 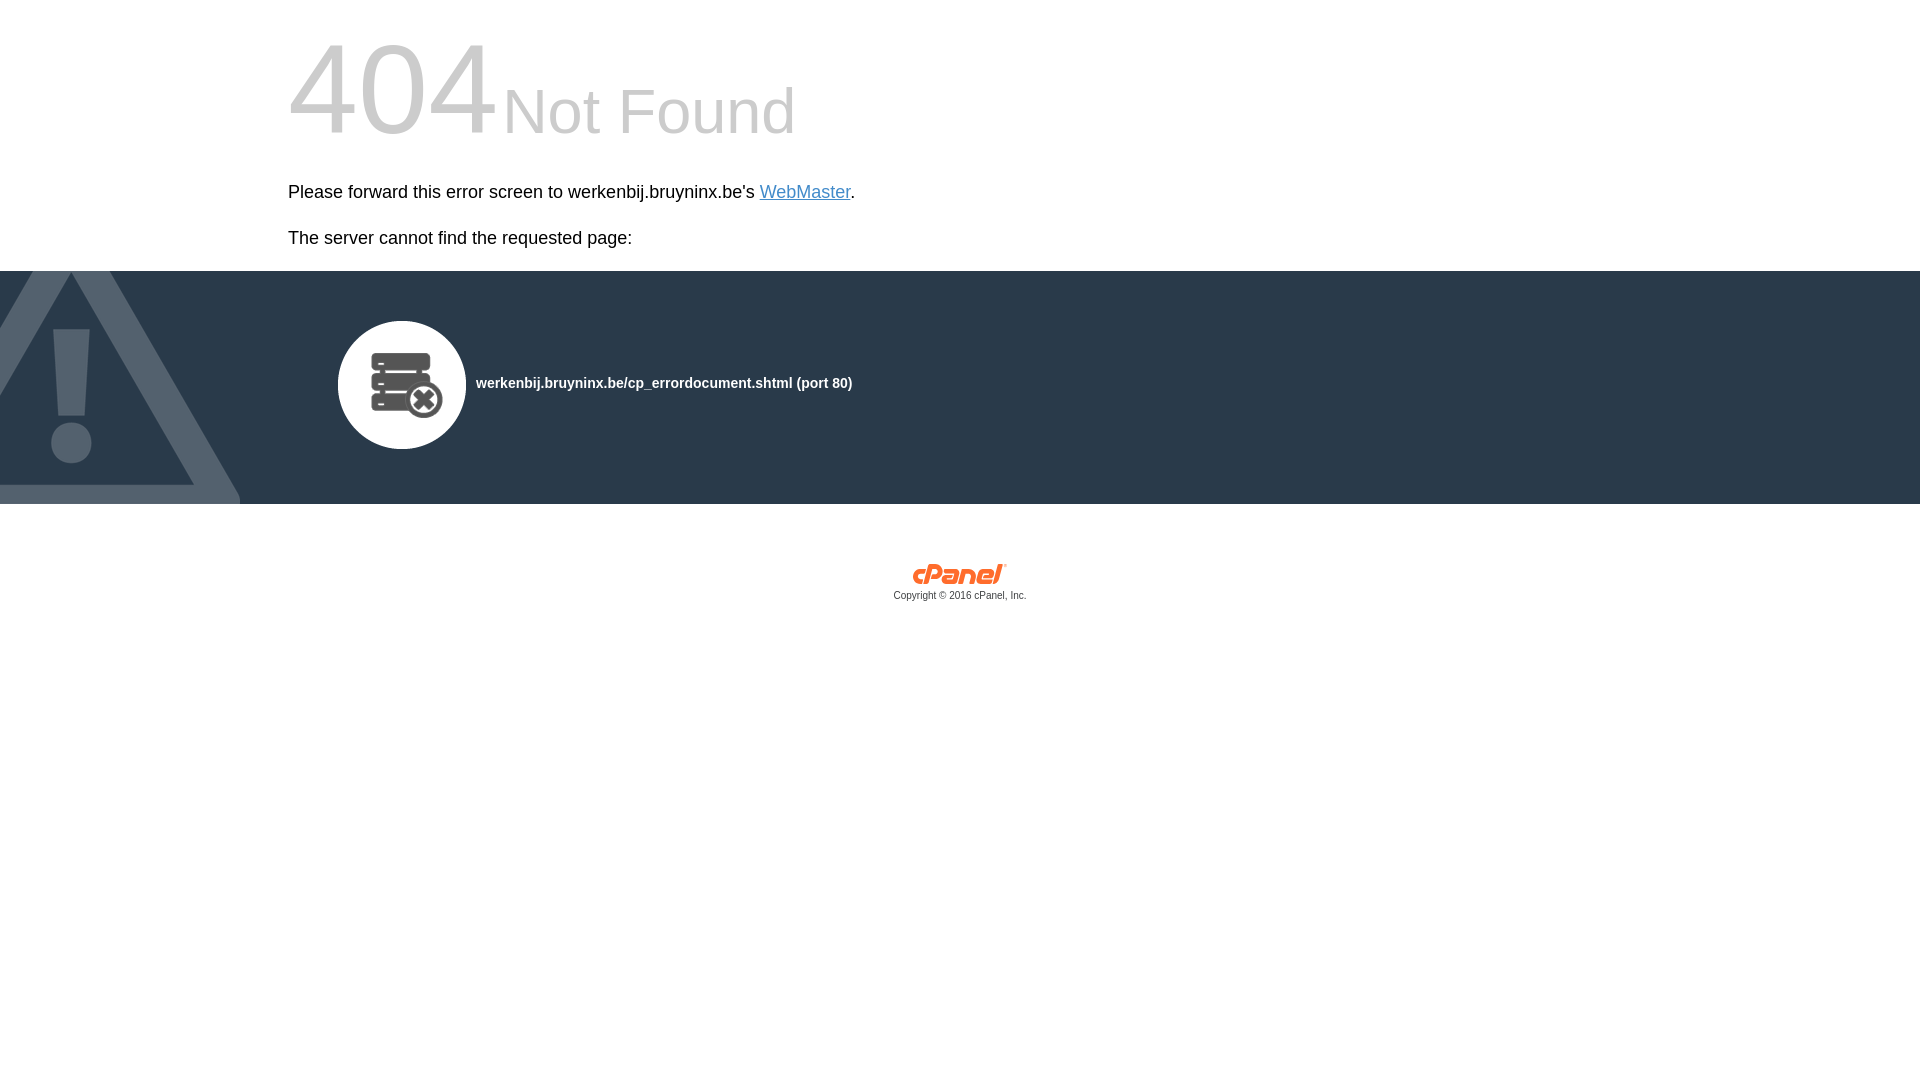 What do you see at coordinates (805, 192) in the screenshot?
I see `'WebMaster'` at bounding box center [805, 192].